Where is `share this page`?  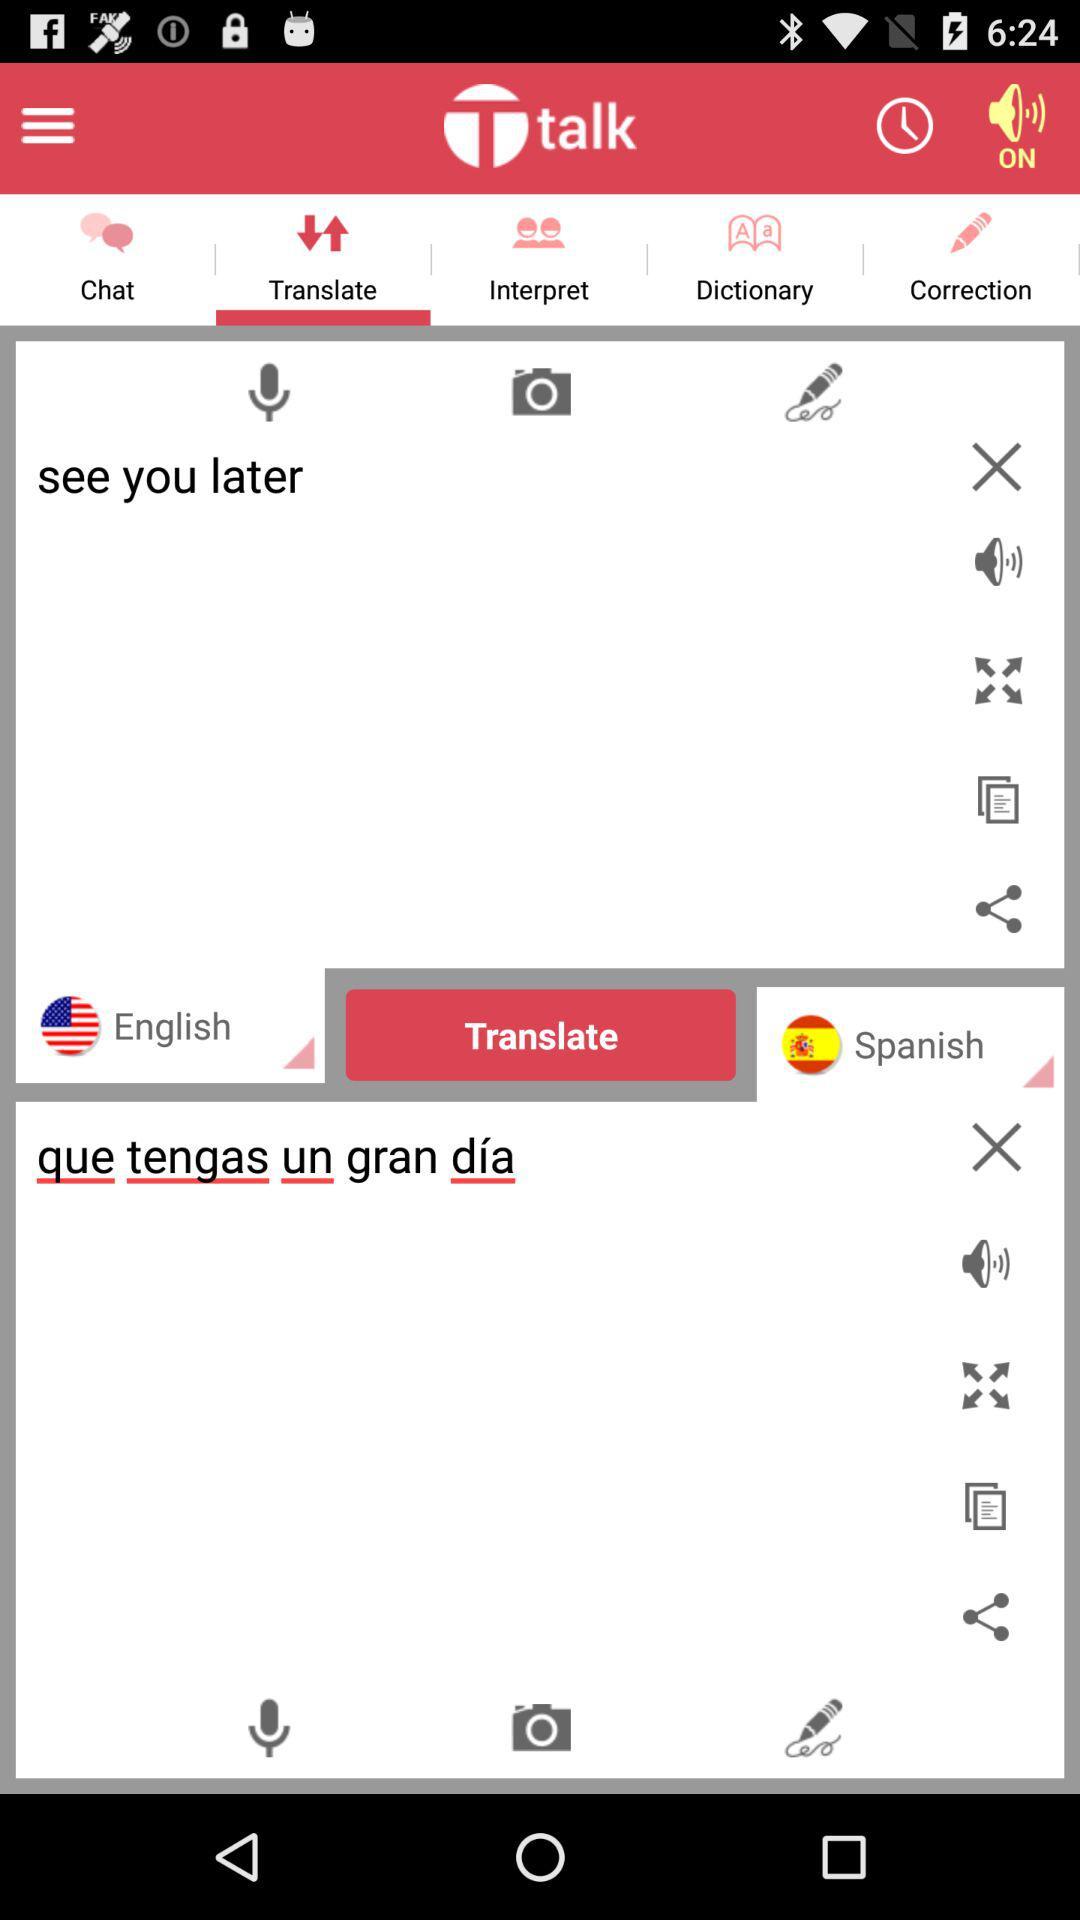 share this page is located at coordinates (990, 1616).